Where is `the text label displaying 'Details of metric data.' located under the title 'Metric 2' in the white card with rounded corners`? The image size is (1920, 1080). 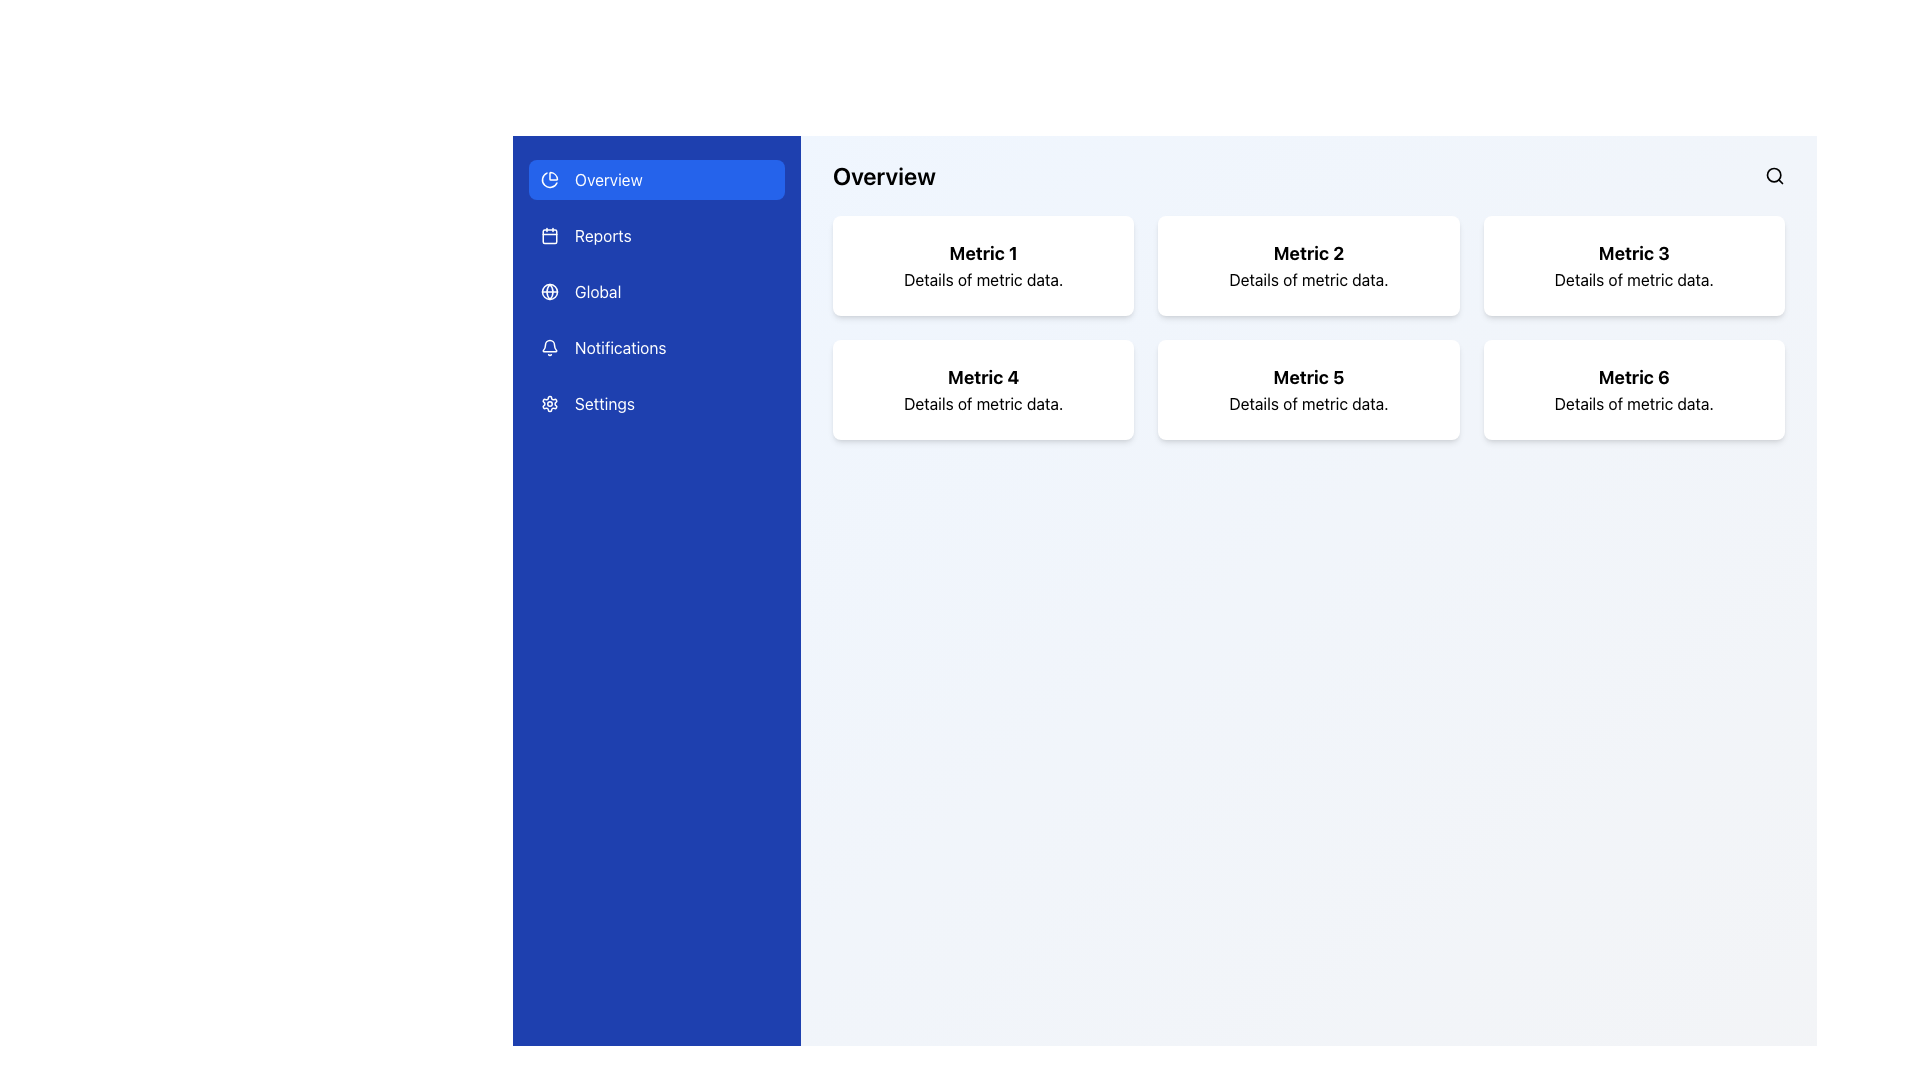
the text label displaying 'Details of metric data.' located under the title 'Metric 2' in the white card with rounded corners is located at coordinates (1309, 280).